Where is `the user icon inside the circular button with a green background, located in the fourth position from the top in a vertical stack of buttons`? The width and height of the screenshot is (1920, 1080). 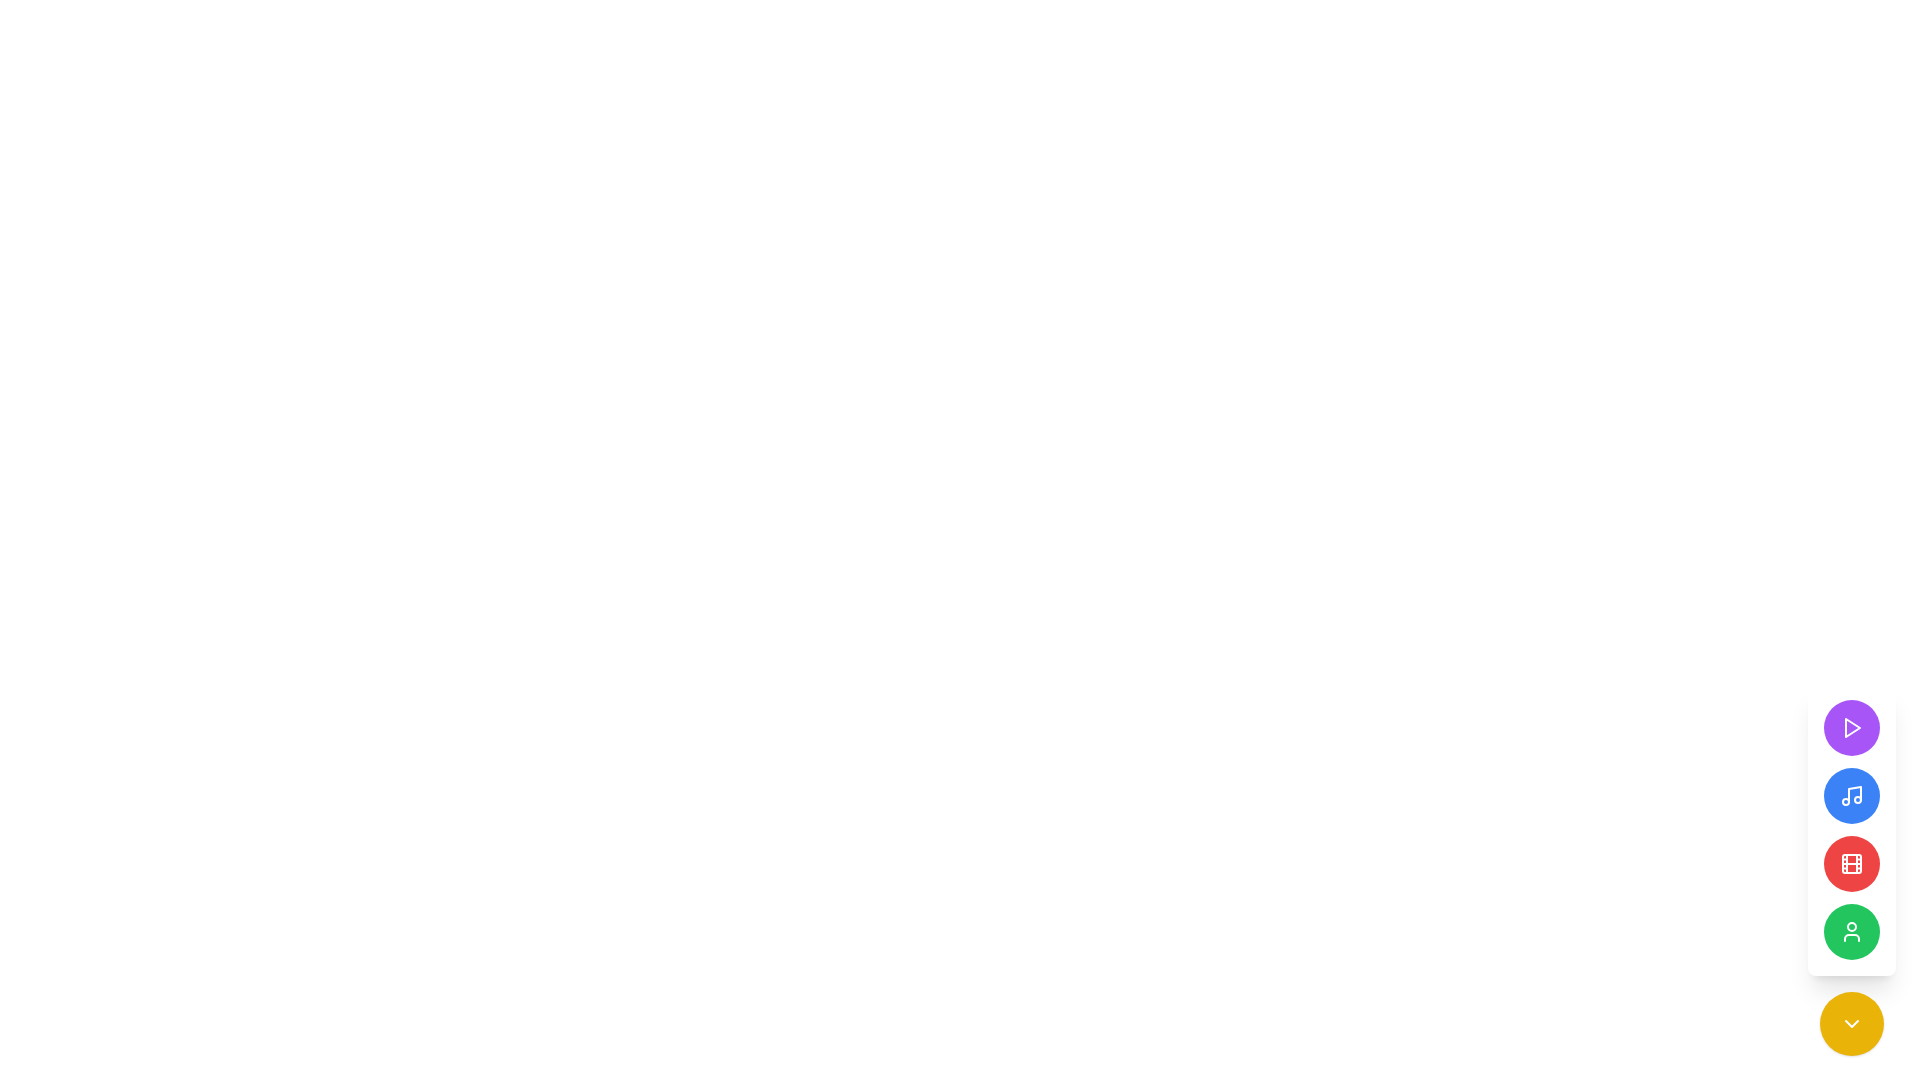
the user icon inside the circular button with a green background, located in the fourth position from the top in a vertical stack of buttons is located at coordinates (1851, 932).